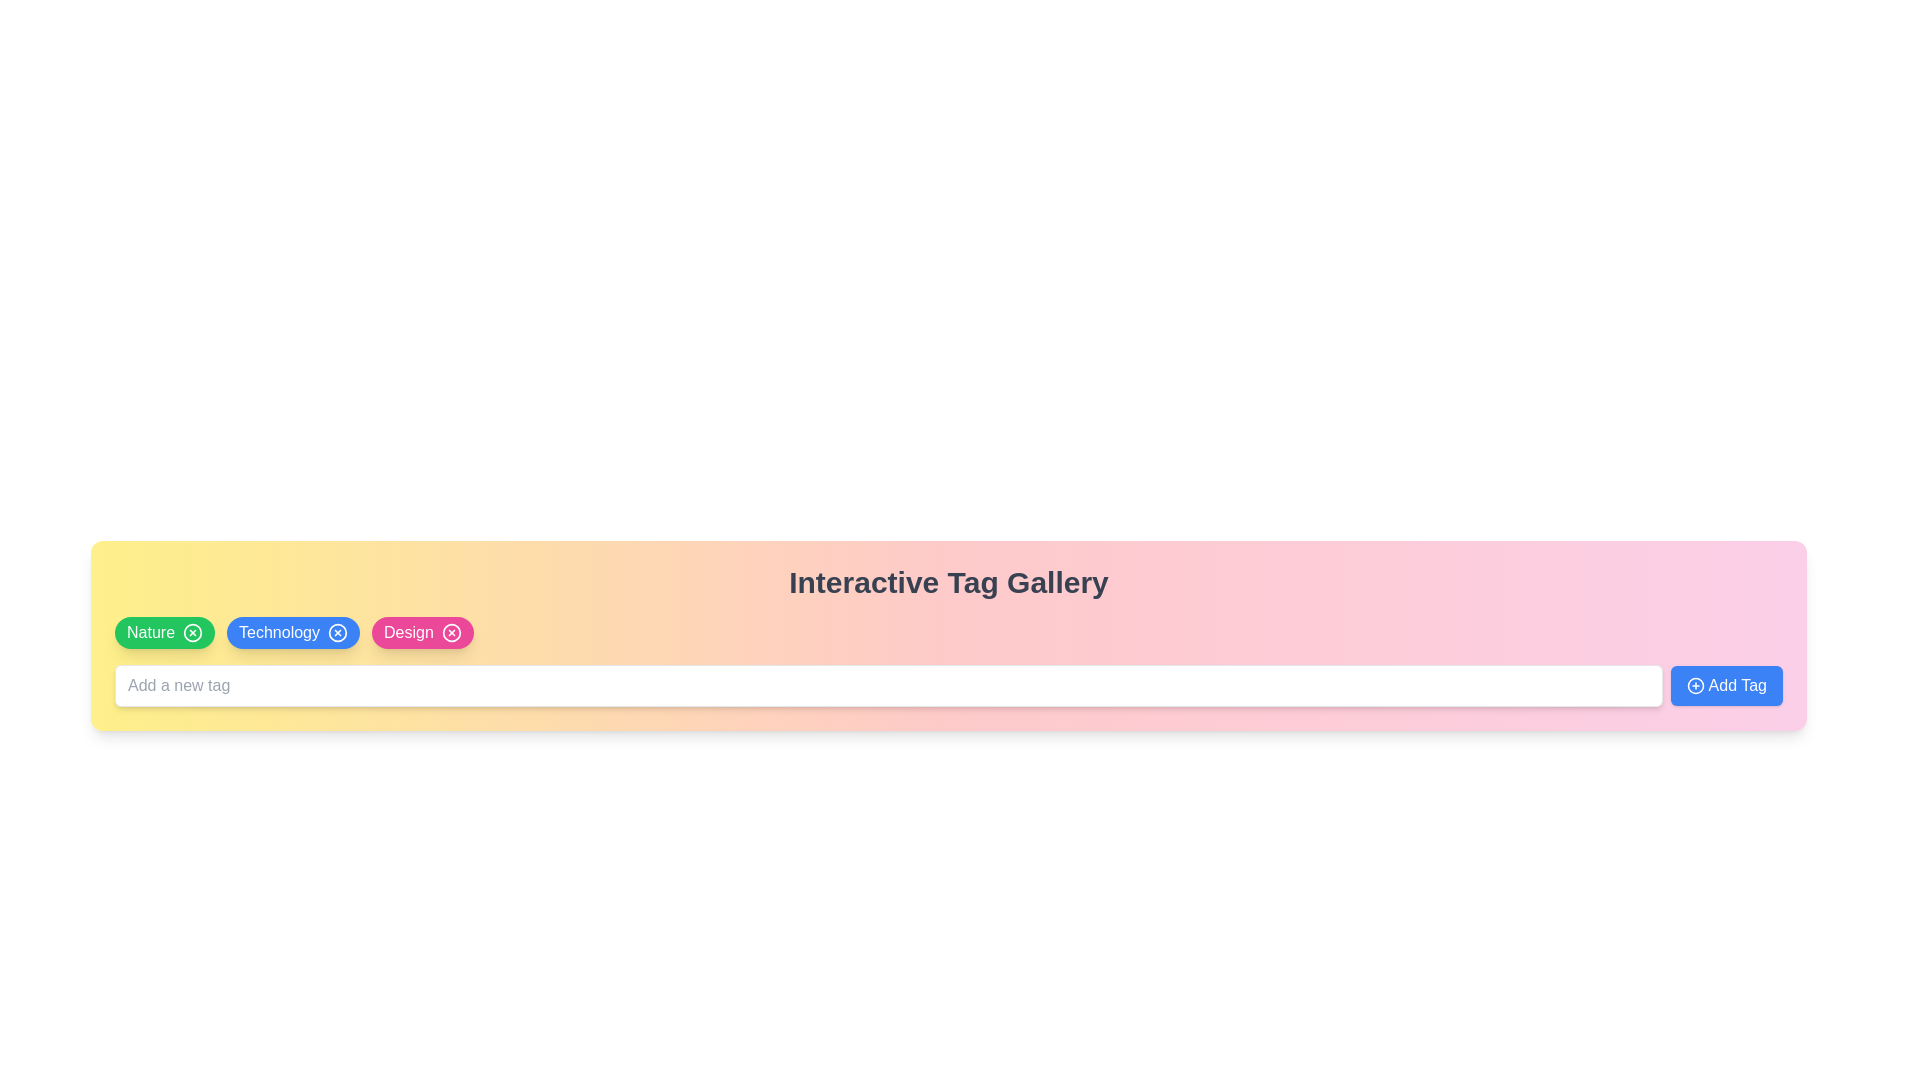 This screenshot has width=1920, height=1080. Describe the element at coordinates (192, 632) in the screenshot. I see `the close button located to the right of the 'Nature' tag` at that location.